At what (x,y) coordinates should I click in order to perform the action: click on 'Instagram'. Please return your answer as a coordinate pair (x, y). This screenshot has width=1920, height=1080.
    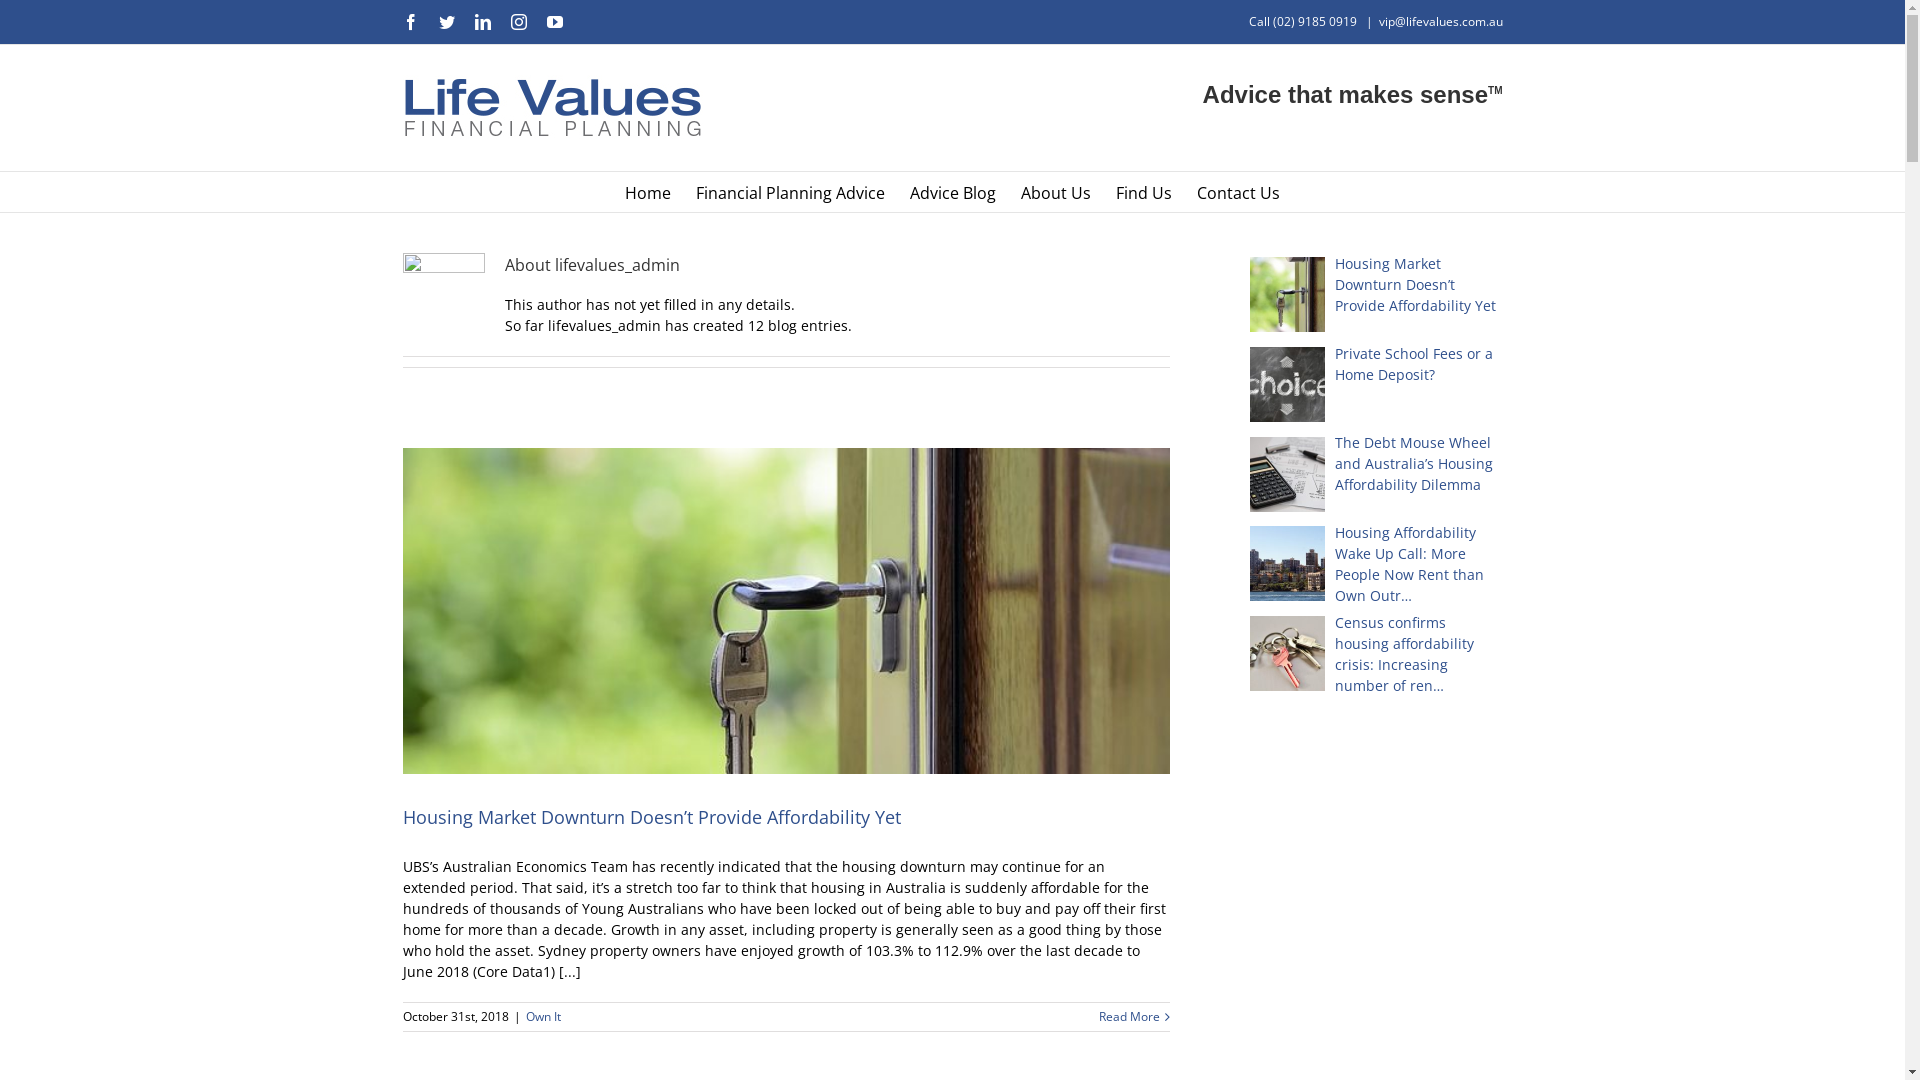
    Looking at the image, I should click on (518, 22).